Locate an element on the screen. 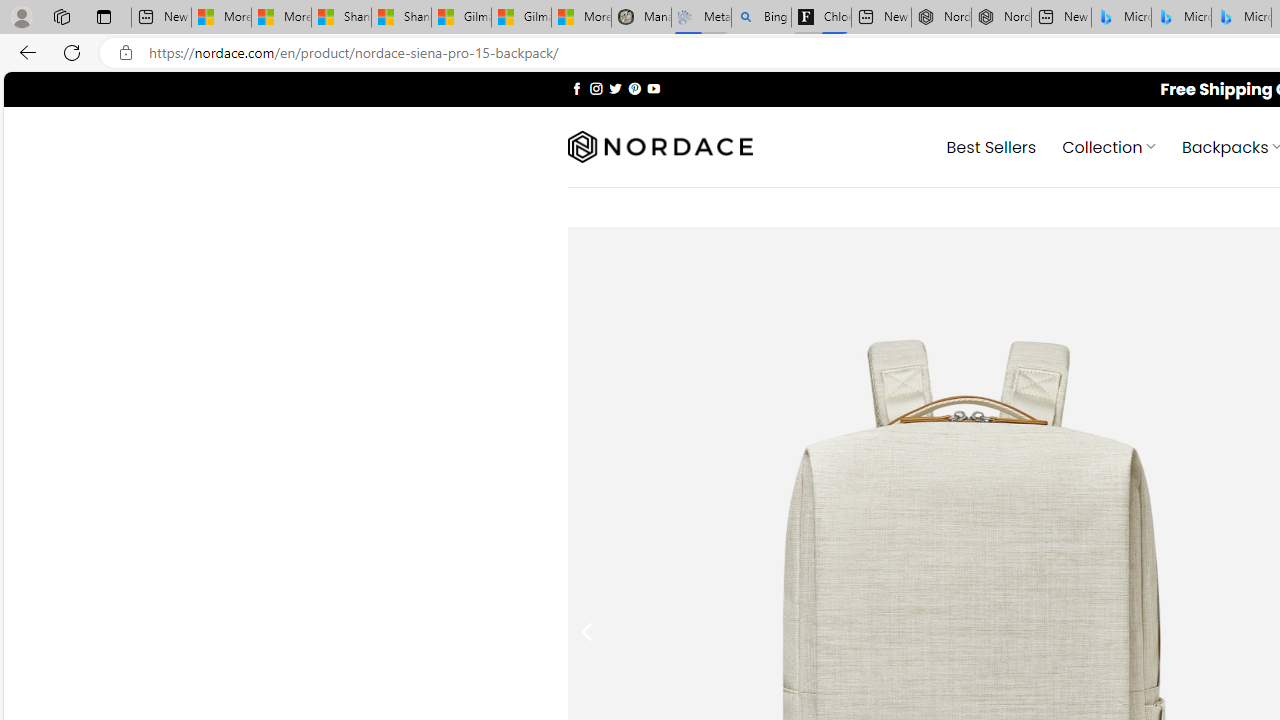 The height and width of the screenshot is (720, 1280). 'Microsoft Bing Travel - Shangri-La Hotel Bangkok' is located at coordinates (1240, 17).